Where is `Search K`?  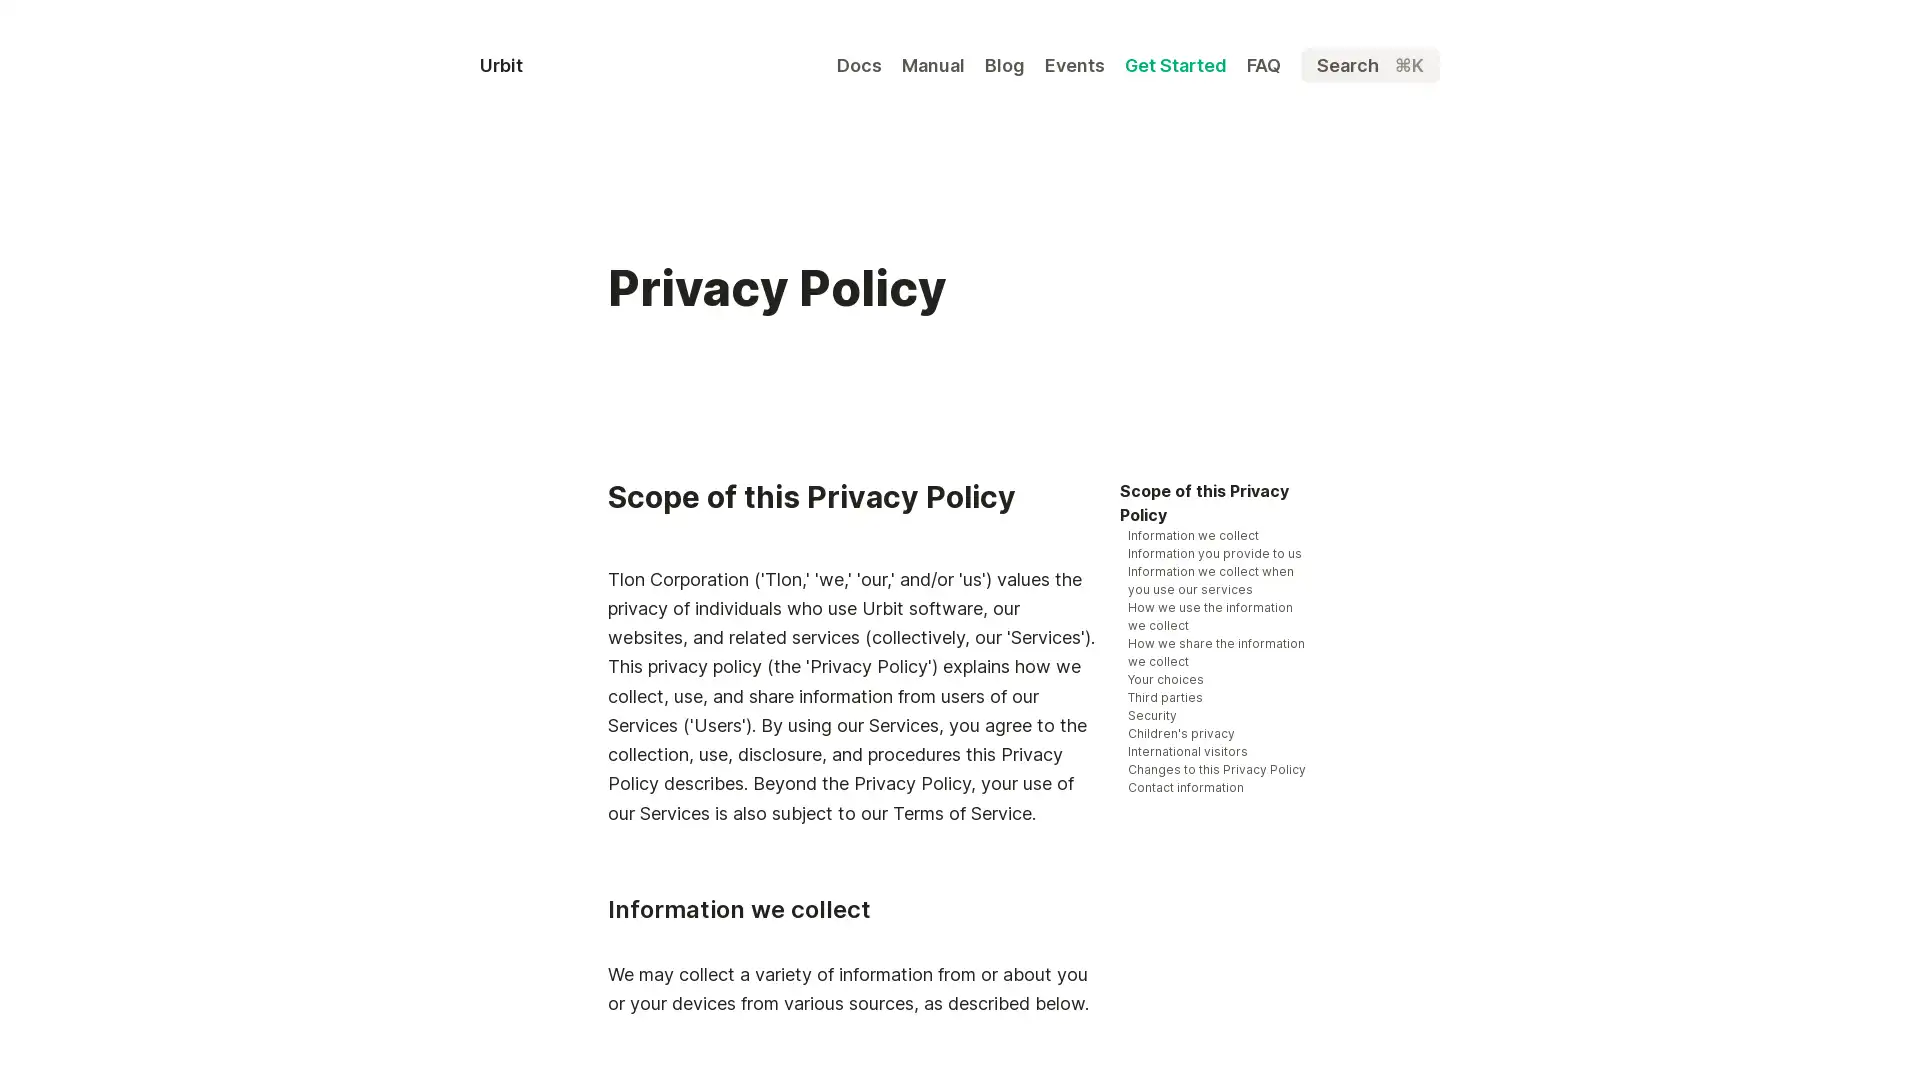
Search K is located at coordinates (1369, 64).